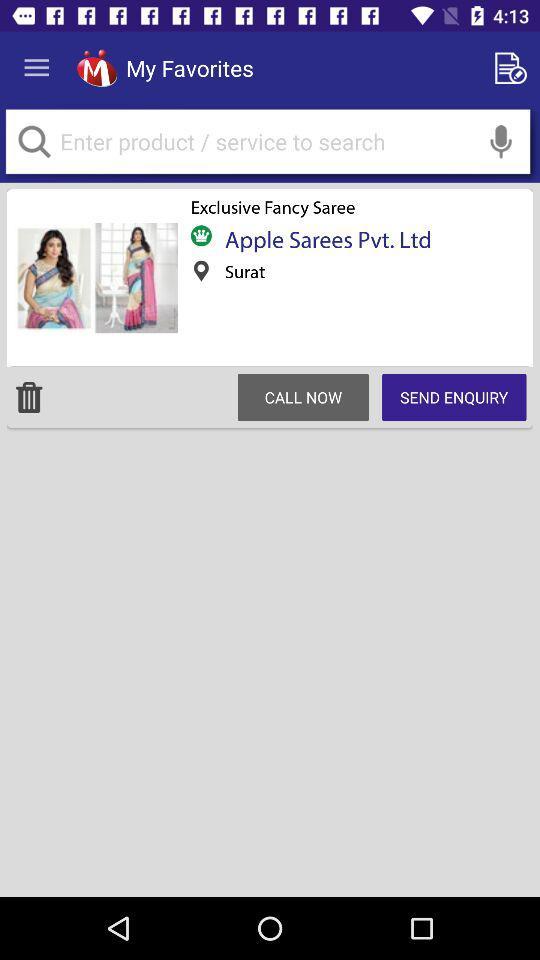 This screenshot has height=960, width=540. I want to click on the send enquiry icon, so click(454, 396).